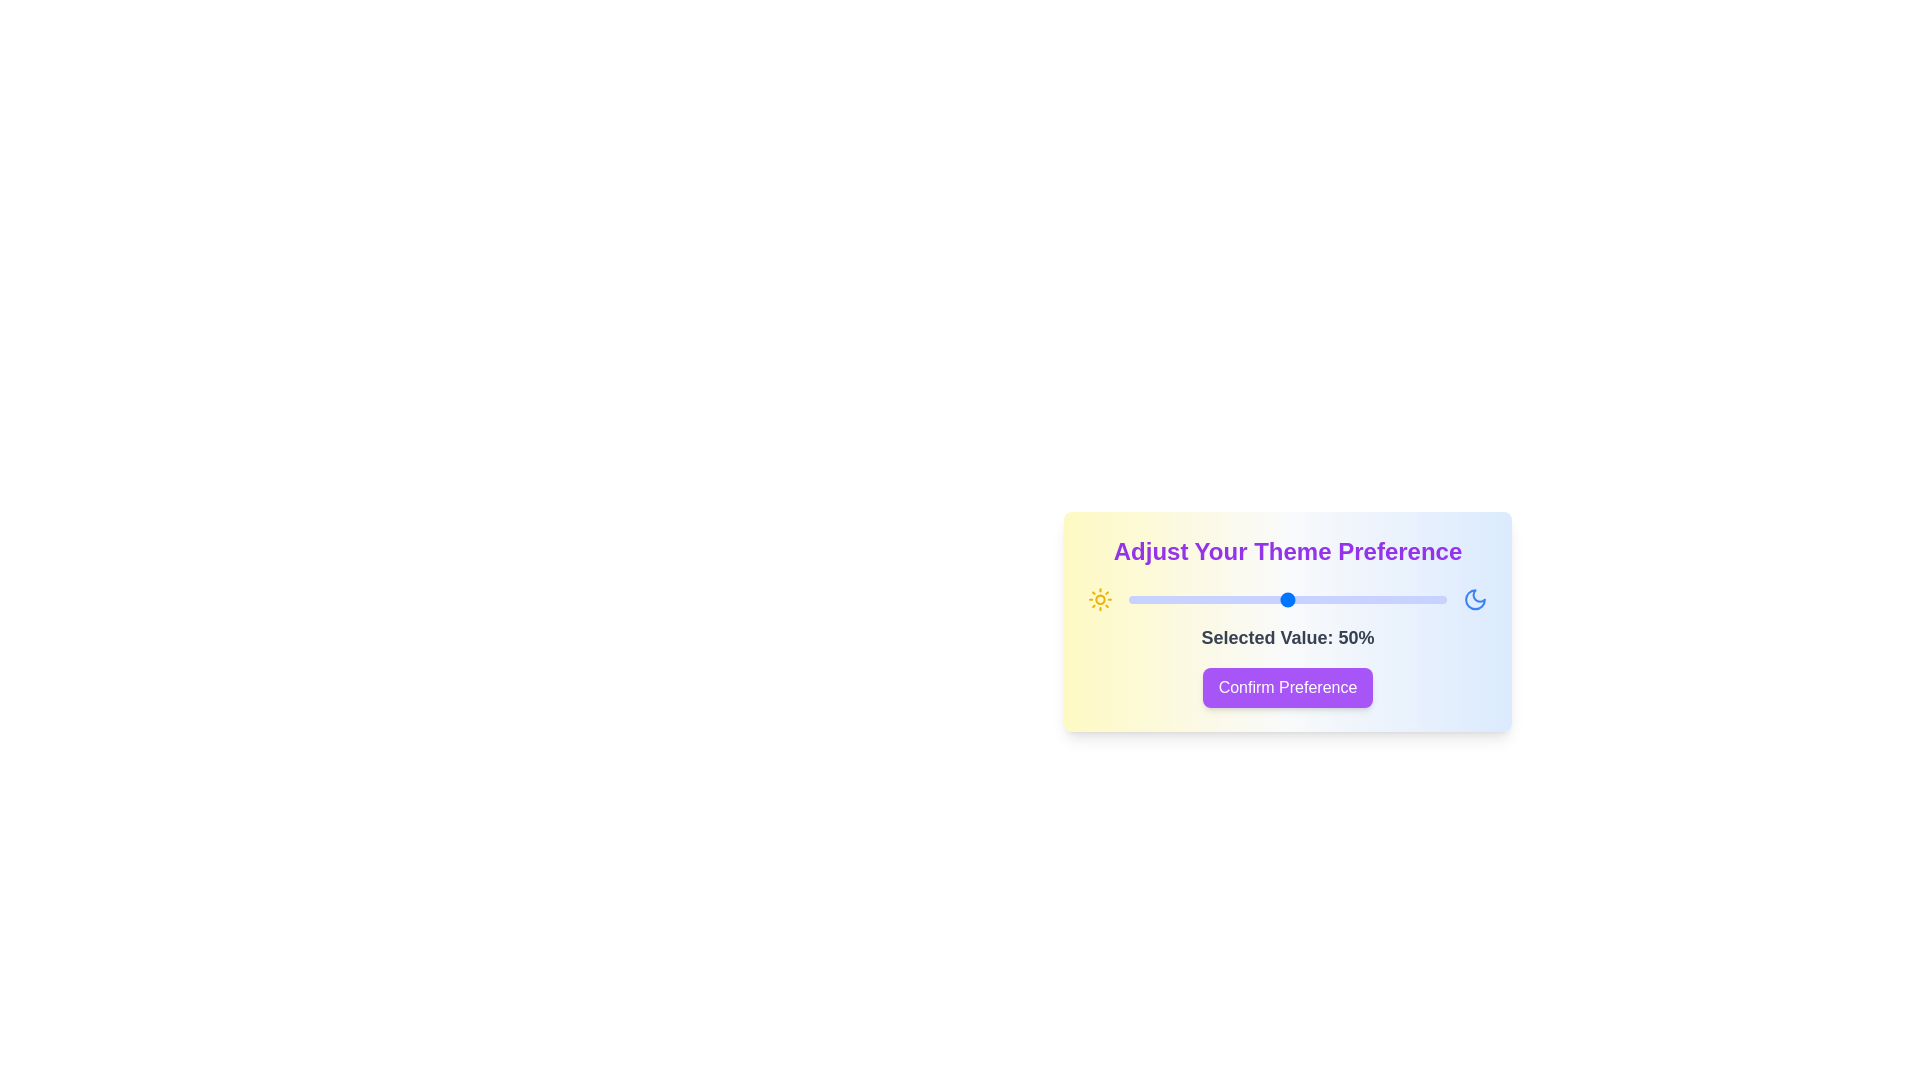 This screenshot has width=1920, height=1080. Describe the element at coordinates (1287, 686) in the screenshot. I see `the confirmation button located at the bottom of the gradient-colored card titled 'Adjust Your Theme Preference'` at that location.